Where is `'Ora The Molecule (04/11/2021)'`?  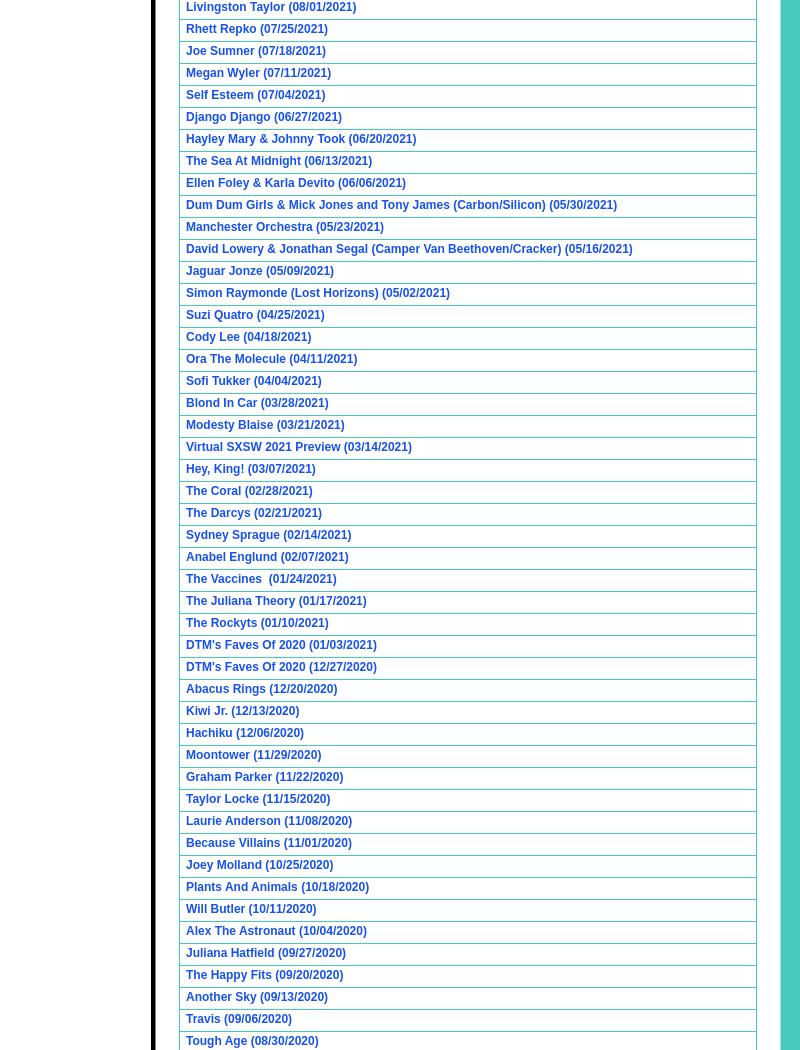
'Ora The Molecule (04/11/2021)' is located at coordinates (271, 357).